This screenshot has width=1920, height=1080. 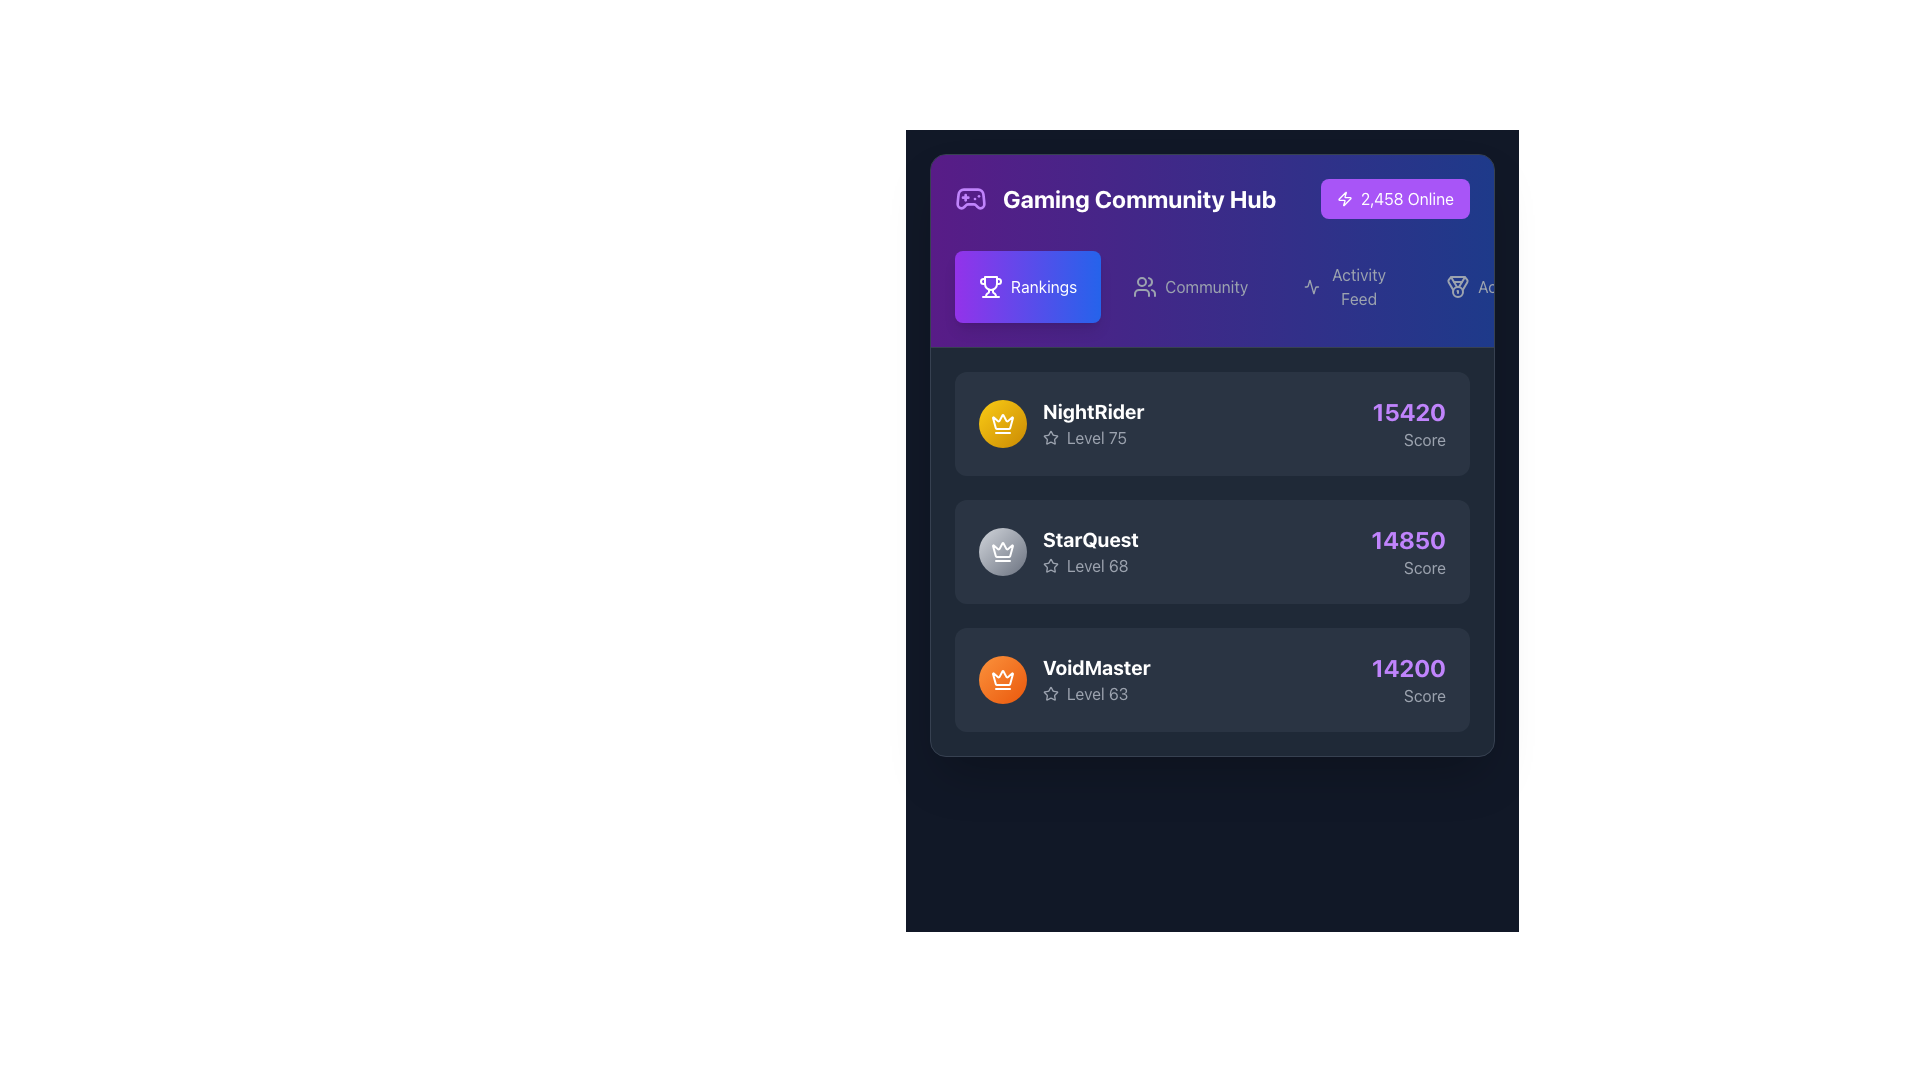 What do you see at coordinates (1211, 551) in the screenshot?
I see `the second card in the 'Gaming Community Hub' that displays user or item information, positioned between 'NightRider' and 'VoidMaster'` at bounding box center [1211, 551].